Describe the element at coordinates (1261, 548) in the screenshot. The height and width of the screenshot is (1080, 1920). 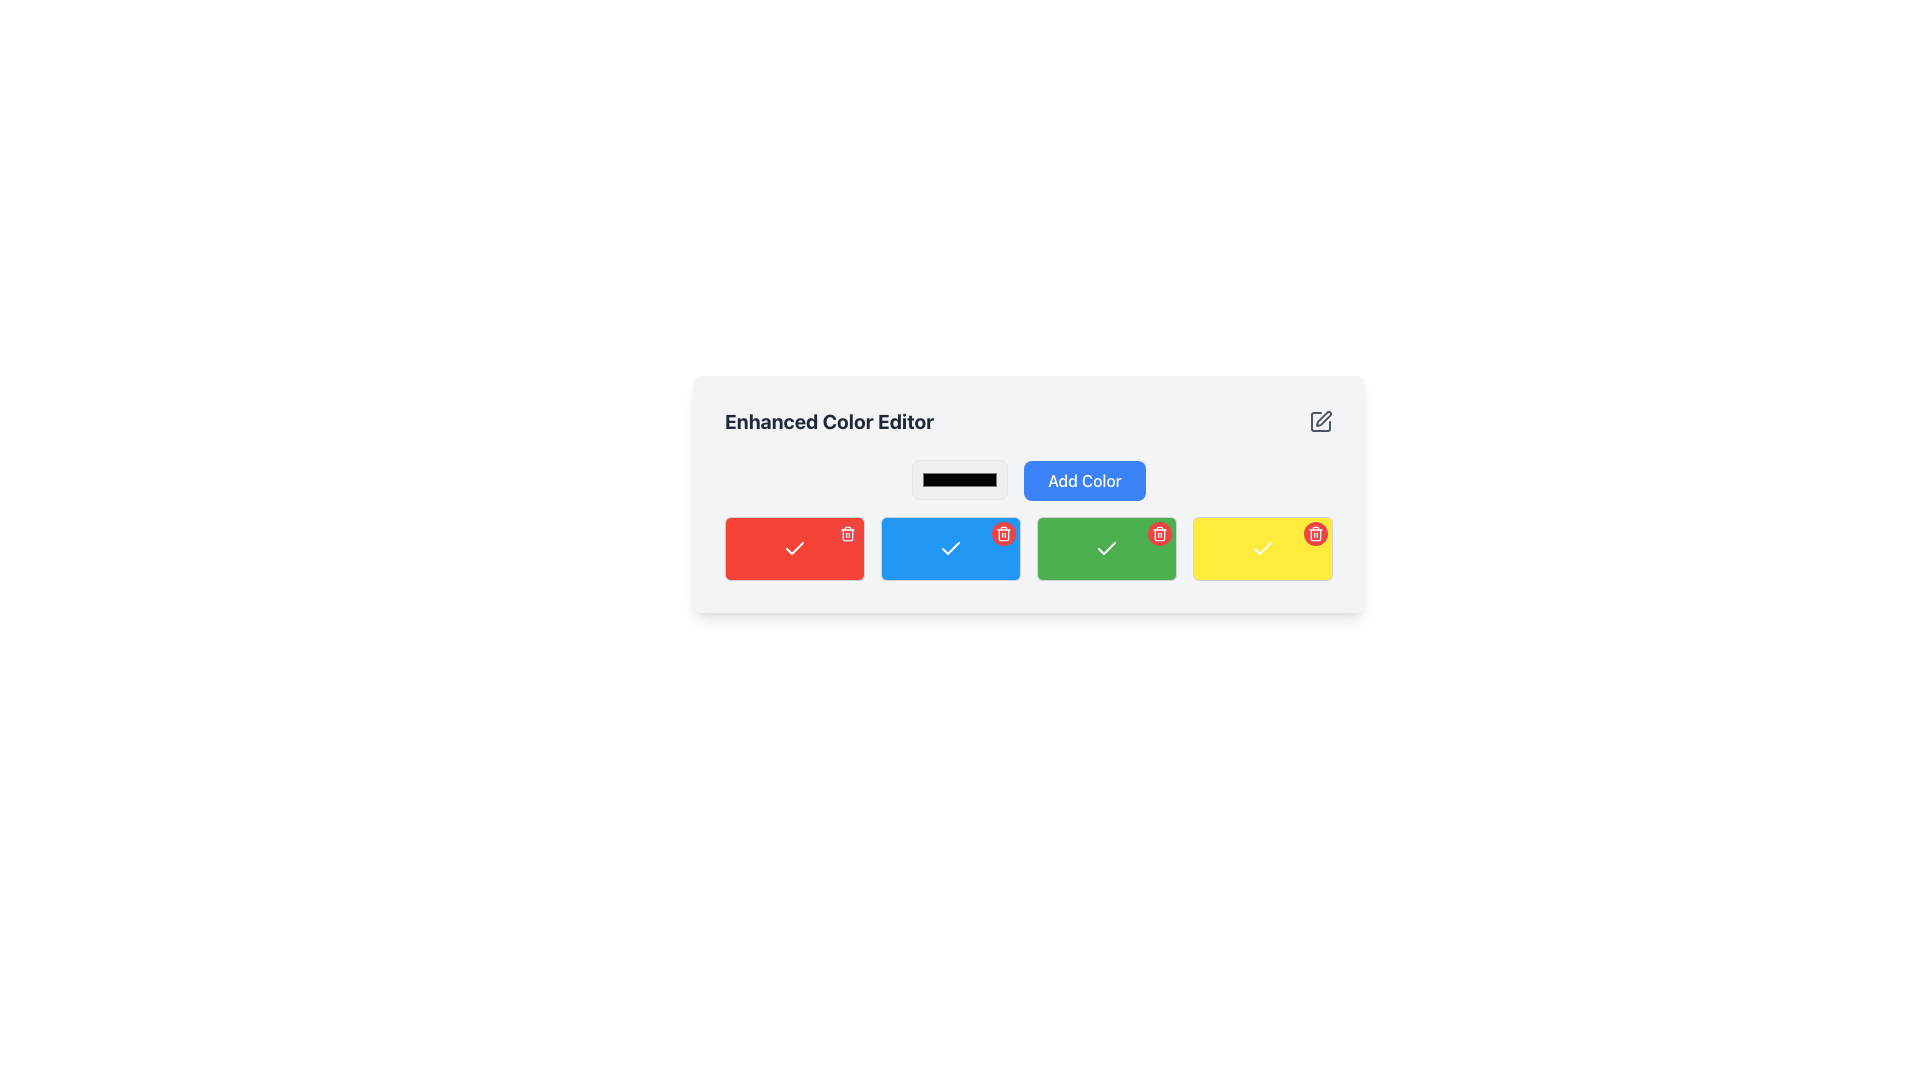
I see `the check mark icon located within the yellow button at the rightmost position in the 'Enhanced Color Editor' panel` at that location.